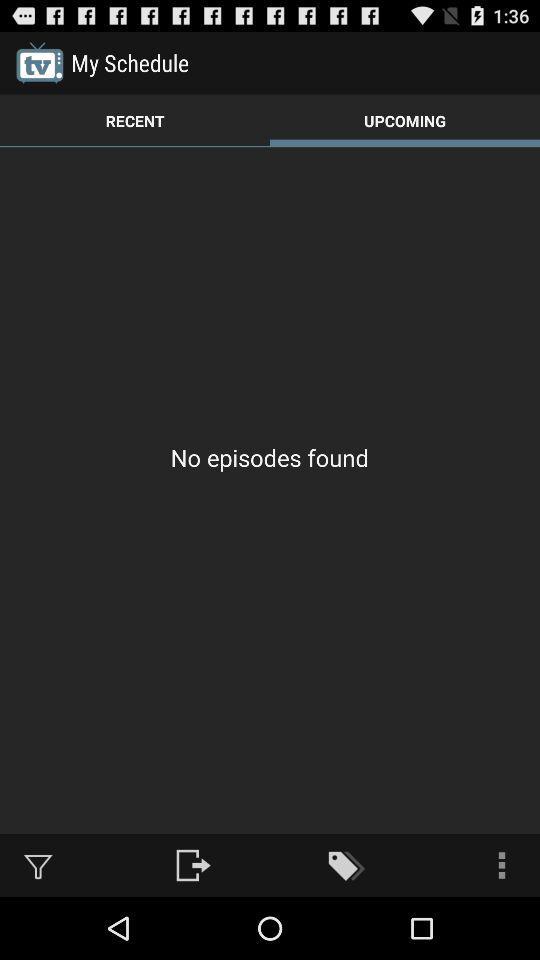 The width and height of the screenshot is (540, 960). I want to click on the upcoming icon, so click(405, 120).